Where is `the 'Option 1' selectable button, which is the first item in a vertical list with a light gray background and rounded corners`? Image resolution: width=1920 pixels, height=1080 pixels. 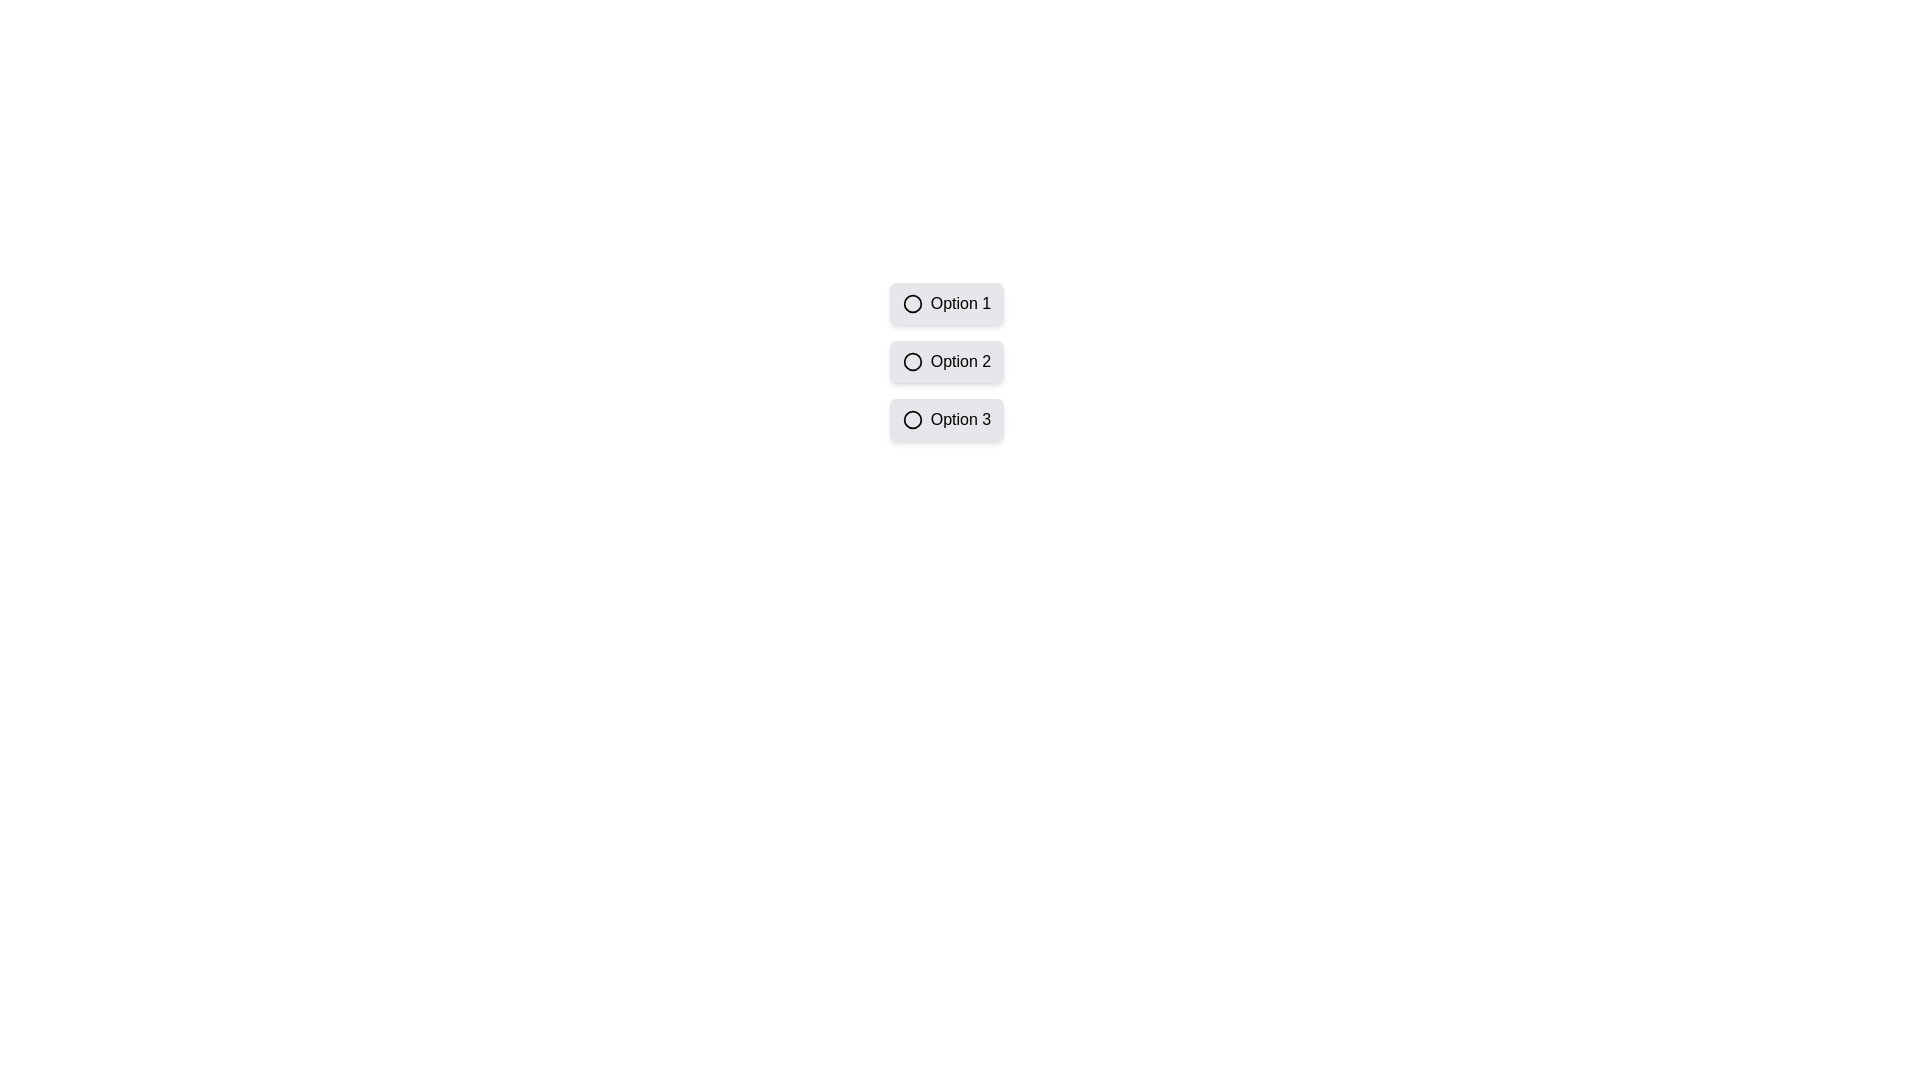 the 'Option 1' selectable button, which is the first item in a vertical list with a light gray background and rounded corners is located at coordinates (945, 304).